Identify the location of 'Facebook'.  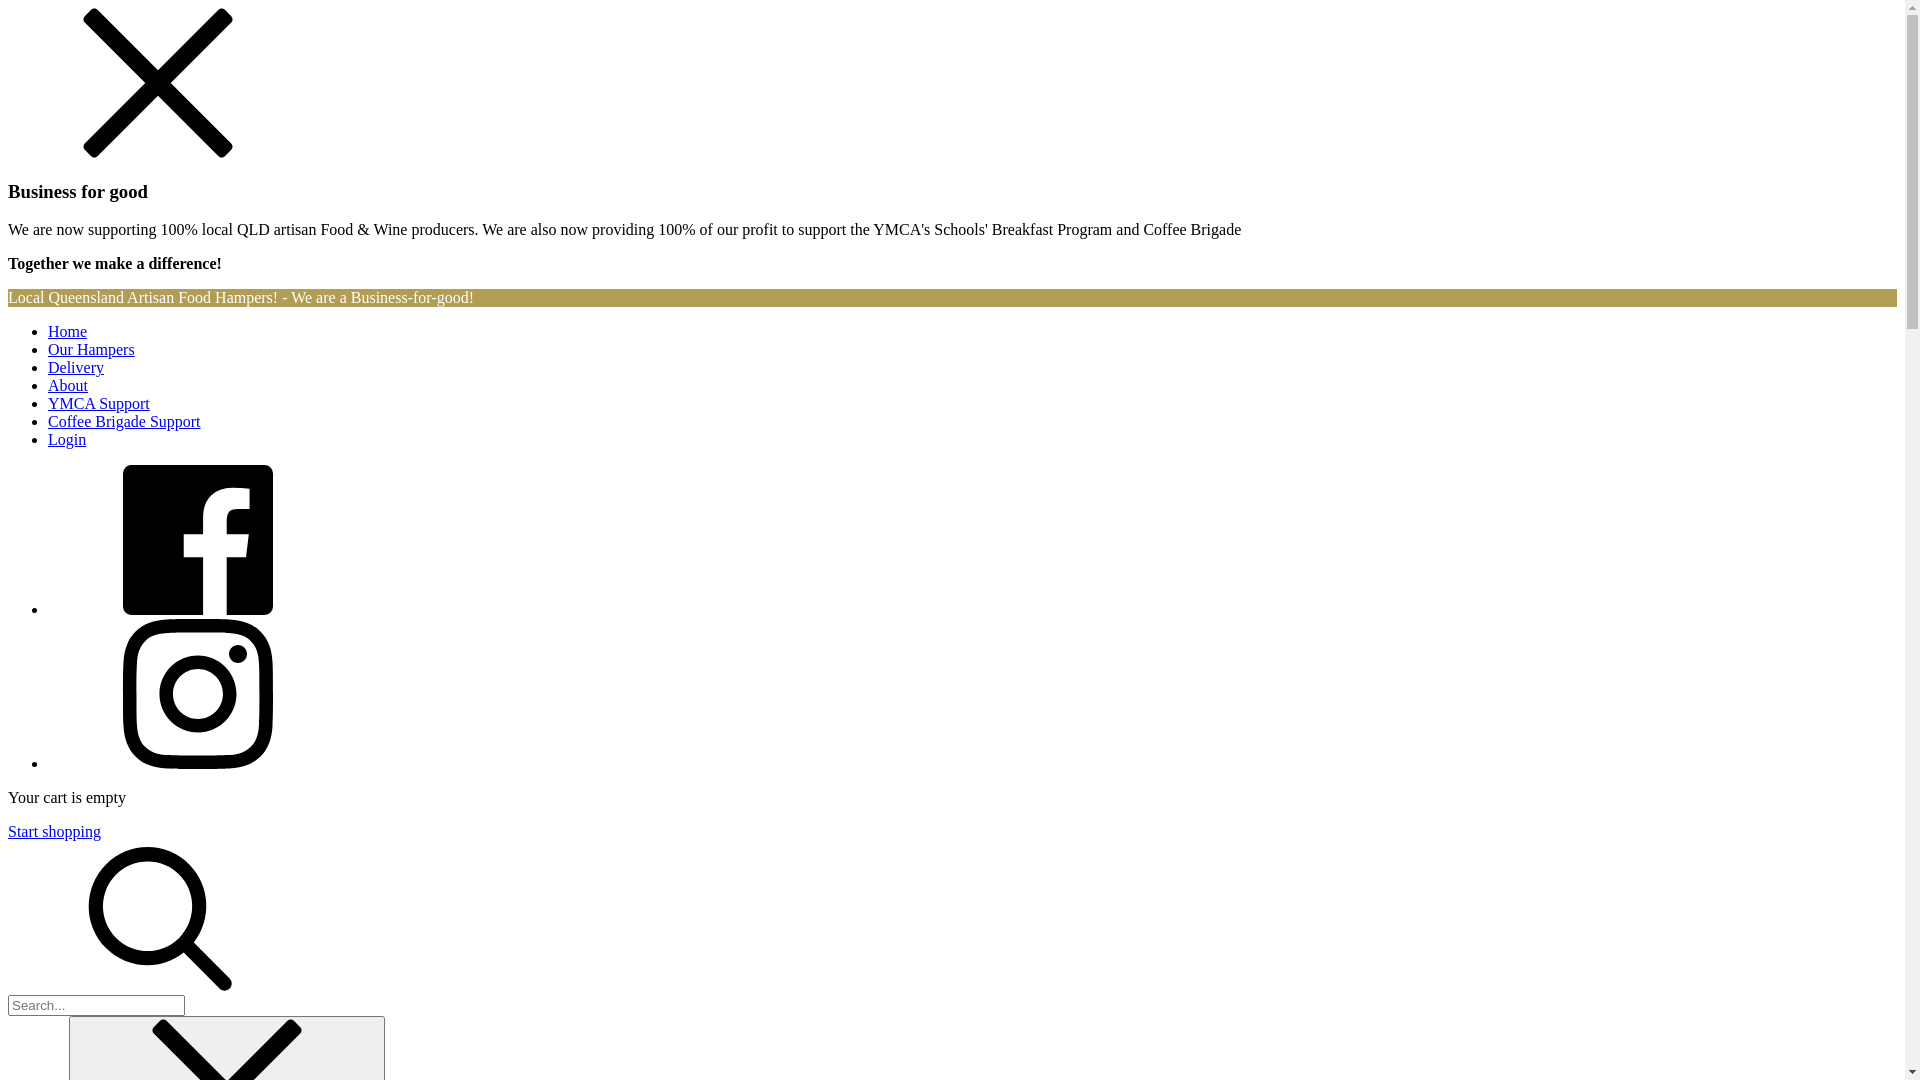
(48, 608).